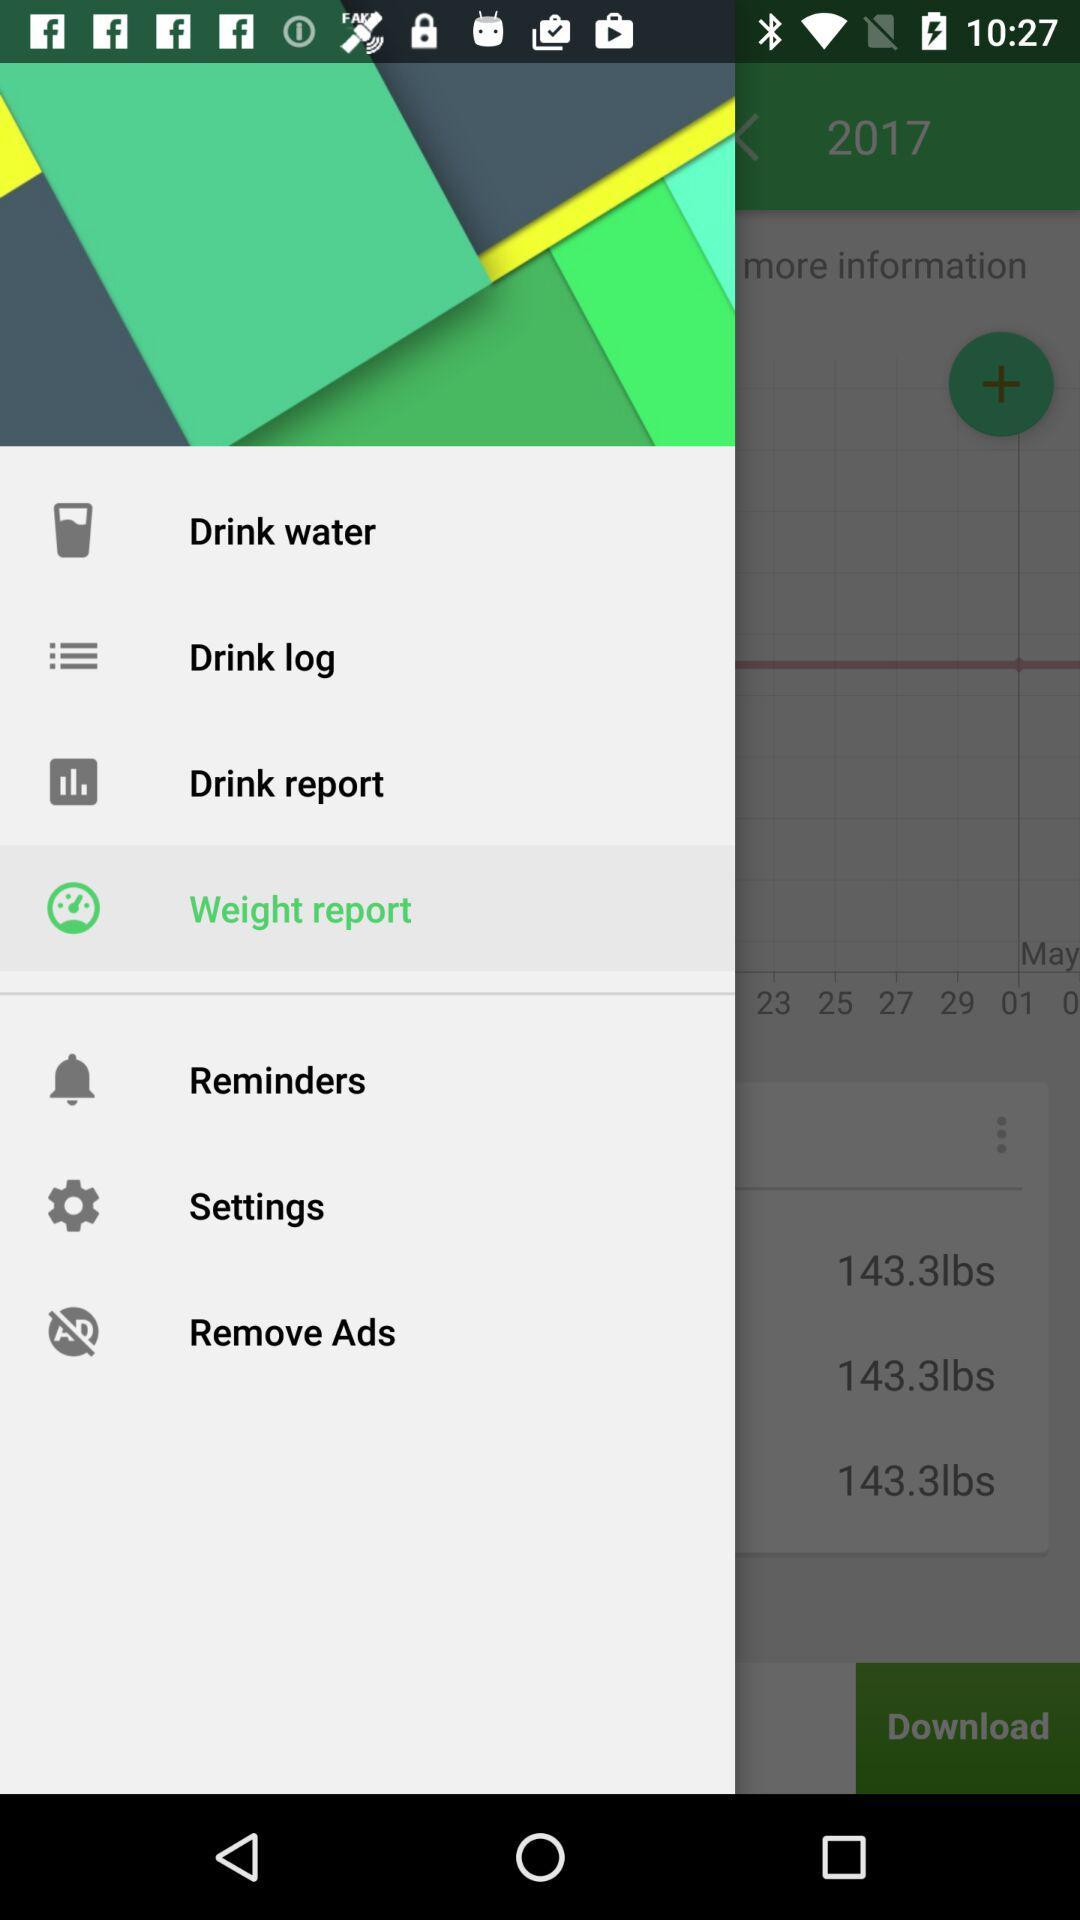 The height and width of the screenshot is (1920, 1080). I want to click on the add icon, so click(1001, 384).